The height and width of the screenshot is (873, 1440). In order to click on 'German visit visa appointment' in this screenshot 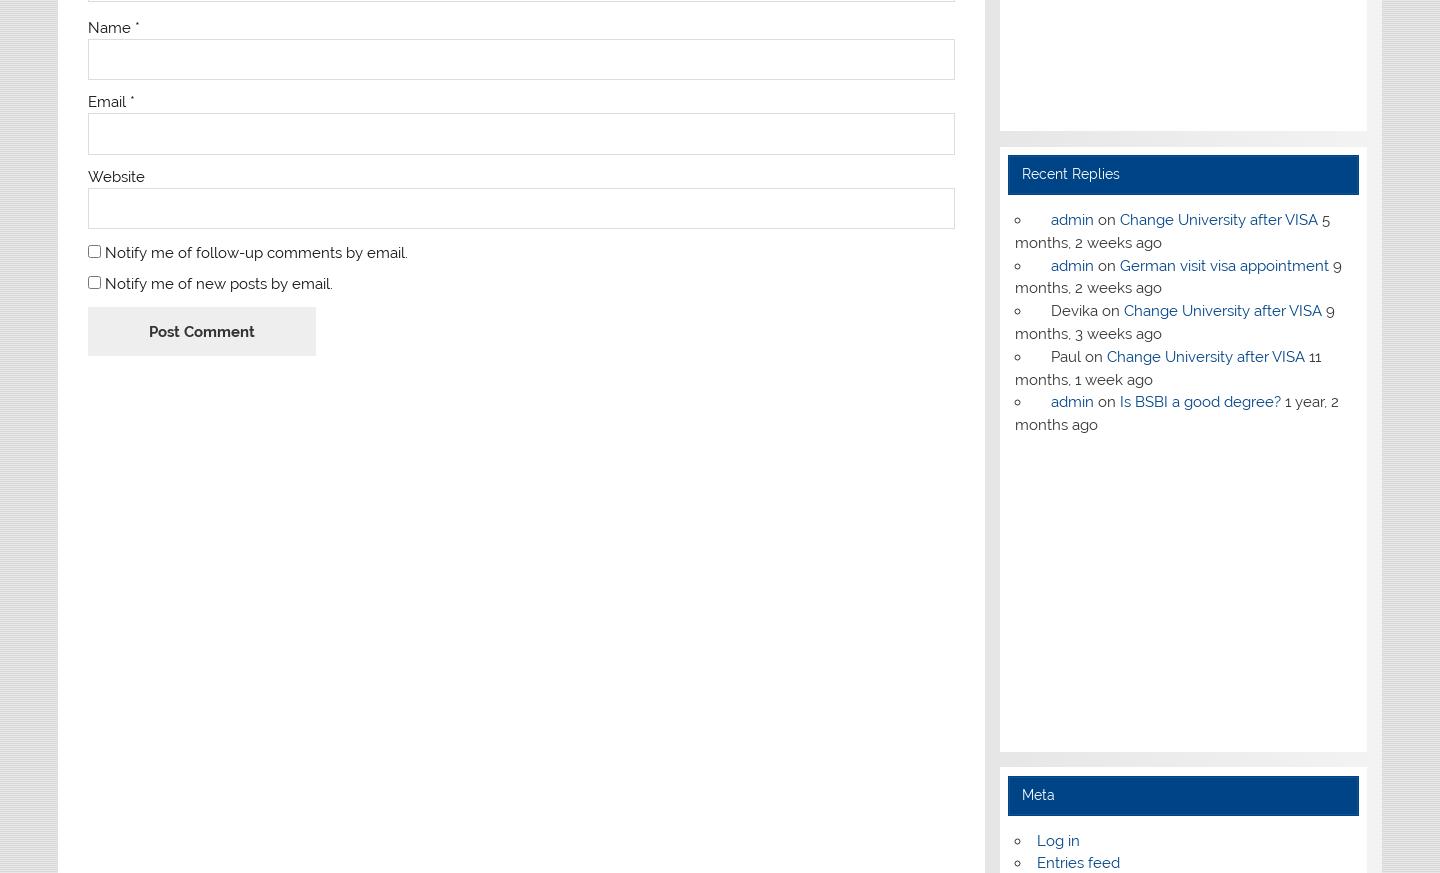, I will do `click(1118, 265)`.